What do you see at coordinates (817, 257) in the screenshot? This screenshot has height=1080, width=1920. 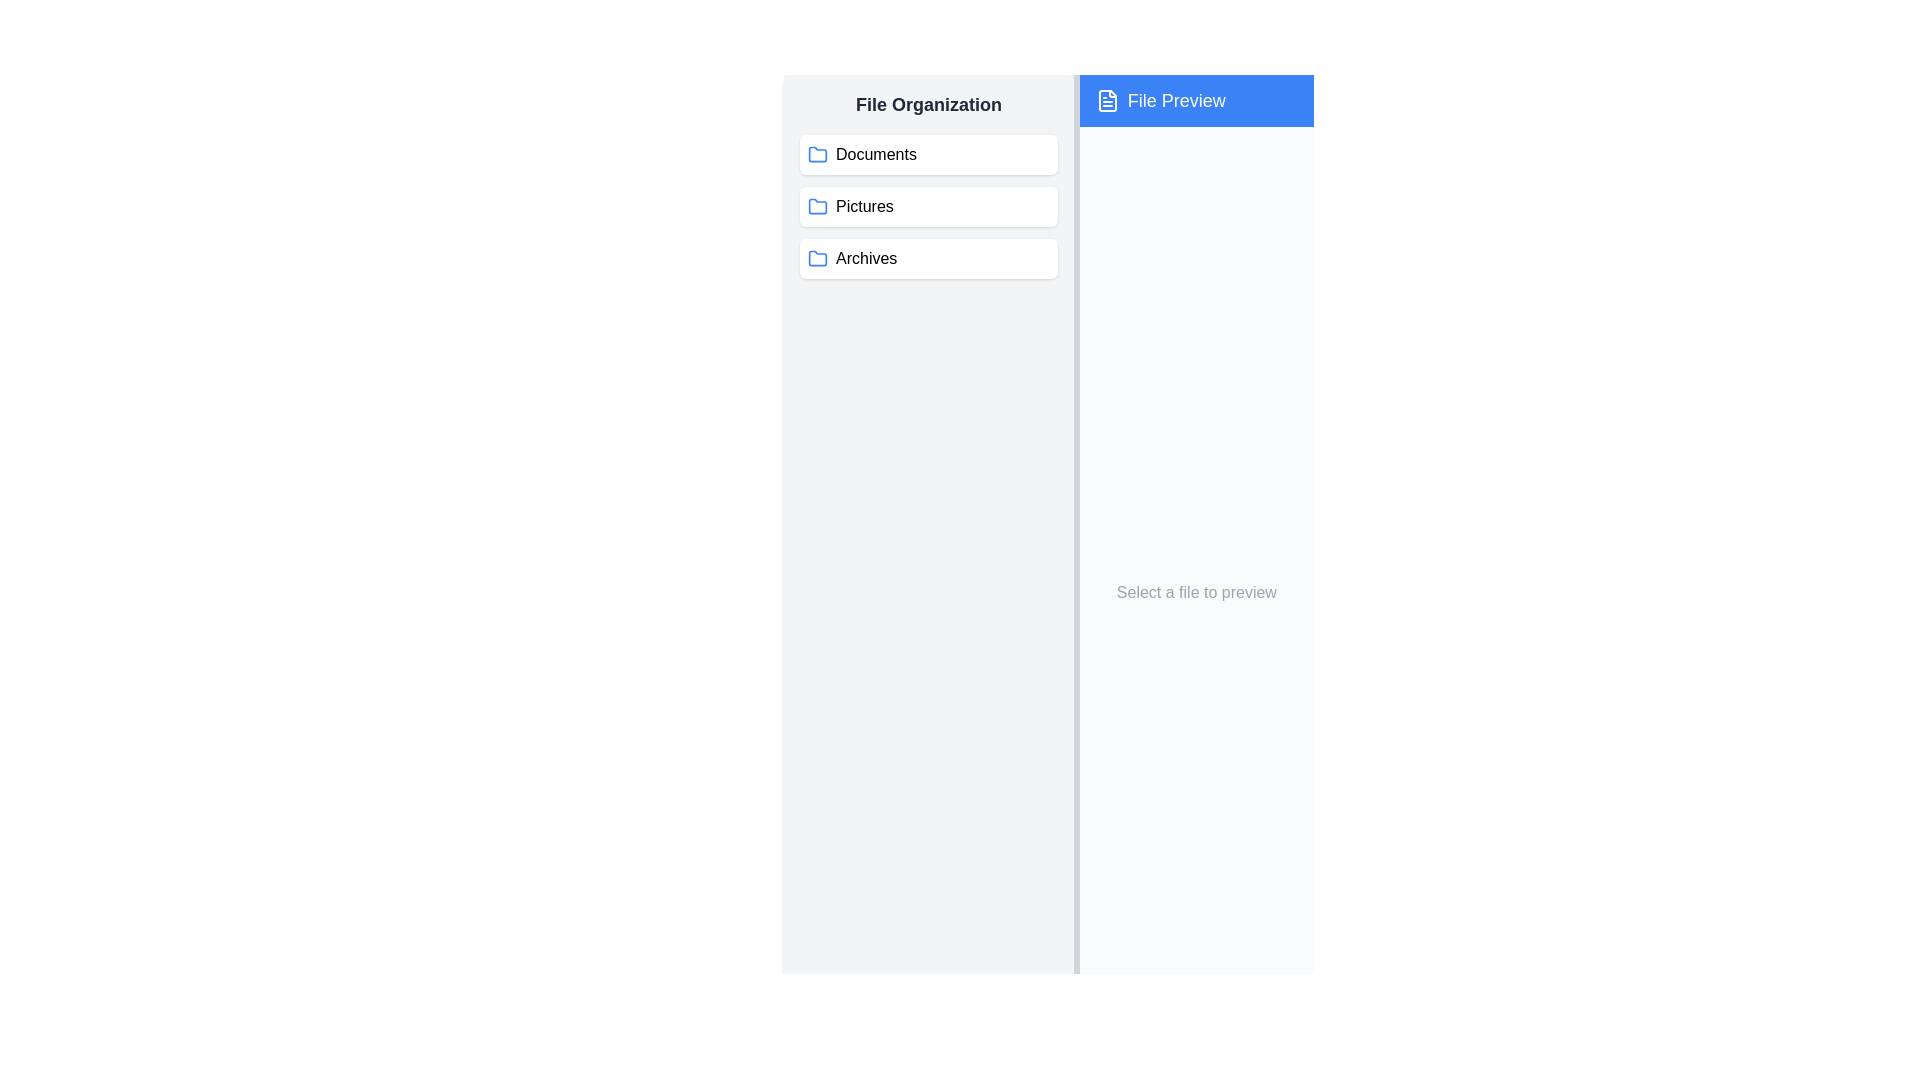 I see `the folder icon representing the 'Archives' folder located on the left side of the page, inside the third list item labeled 'Archives'` at bounding box center [817, 257].